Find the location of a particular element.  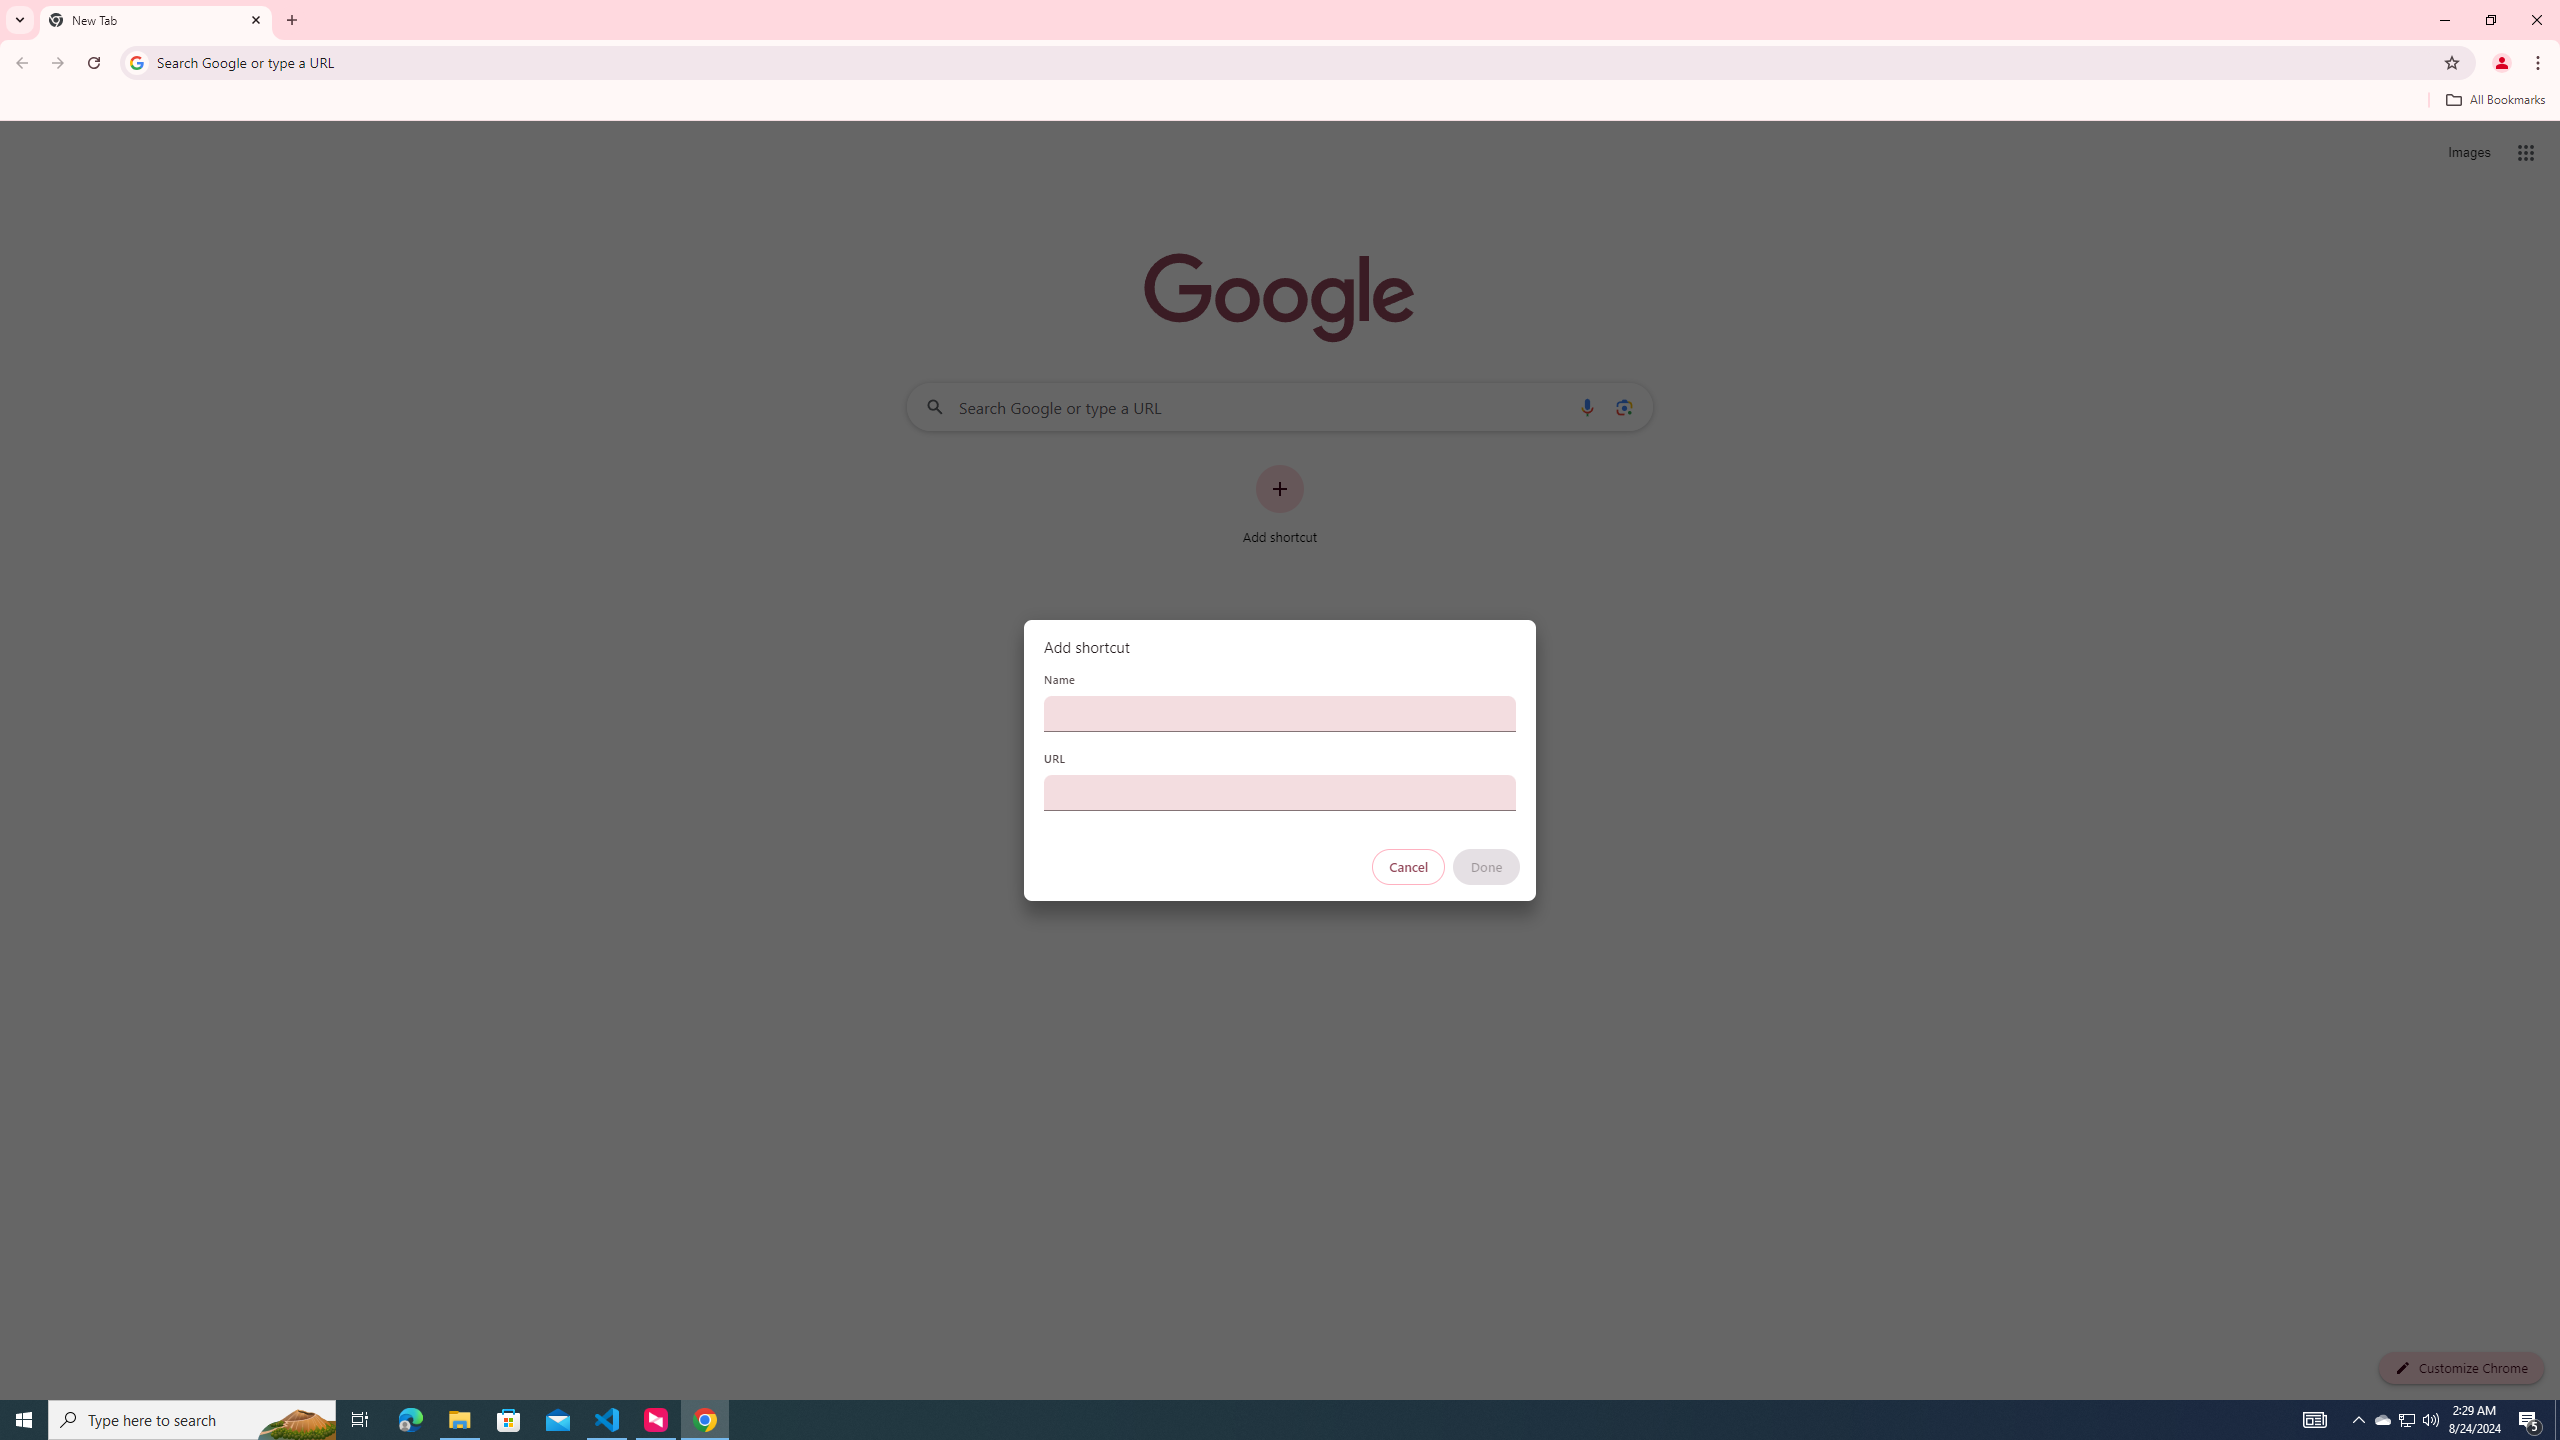

'URL' is located at coordinates (1280, 792).